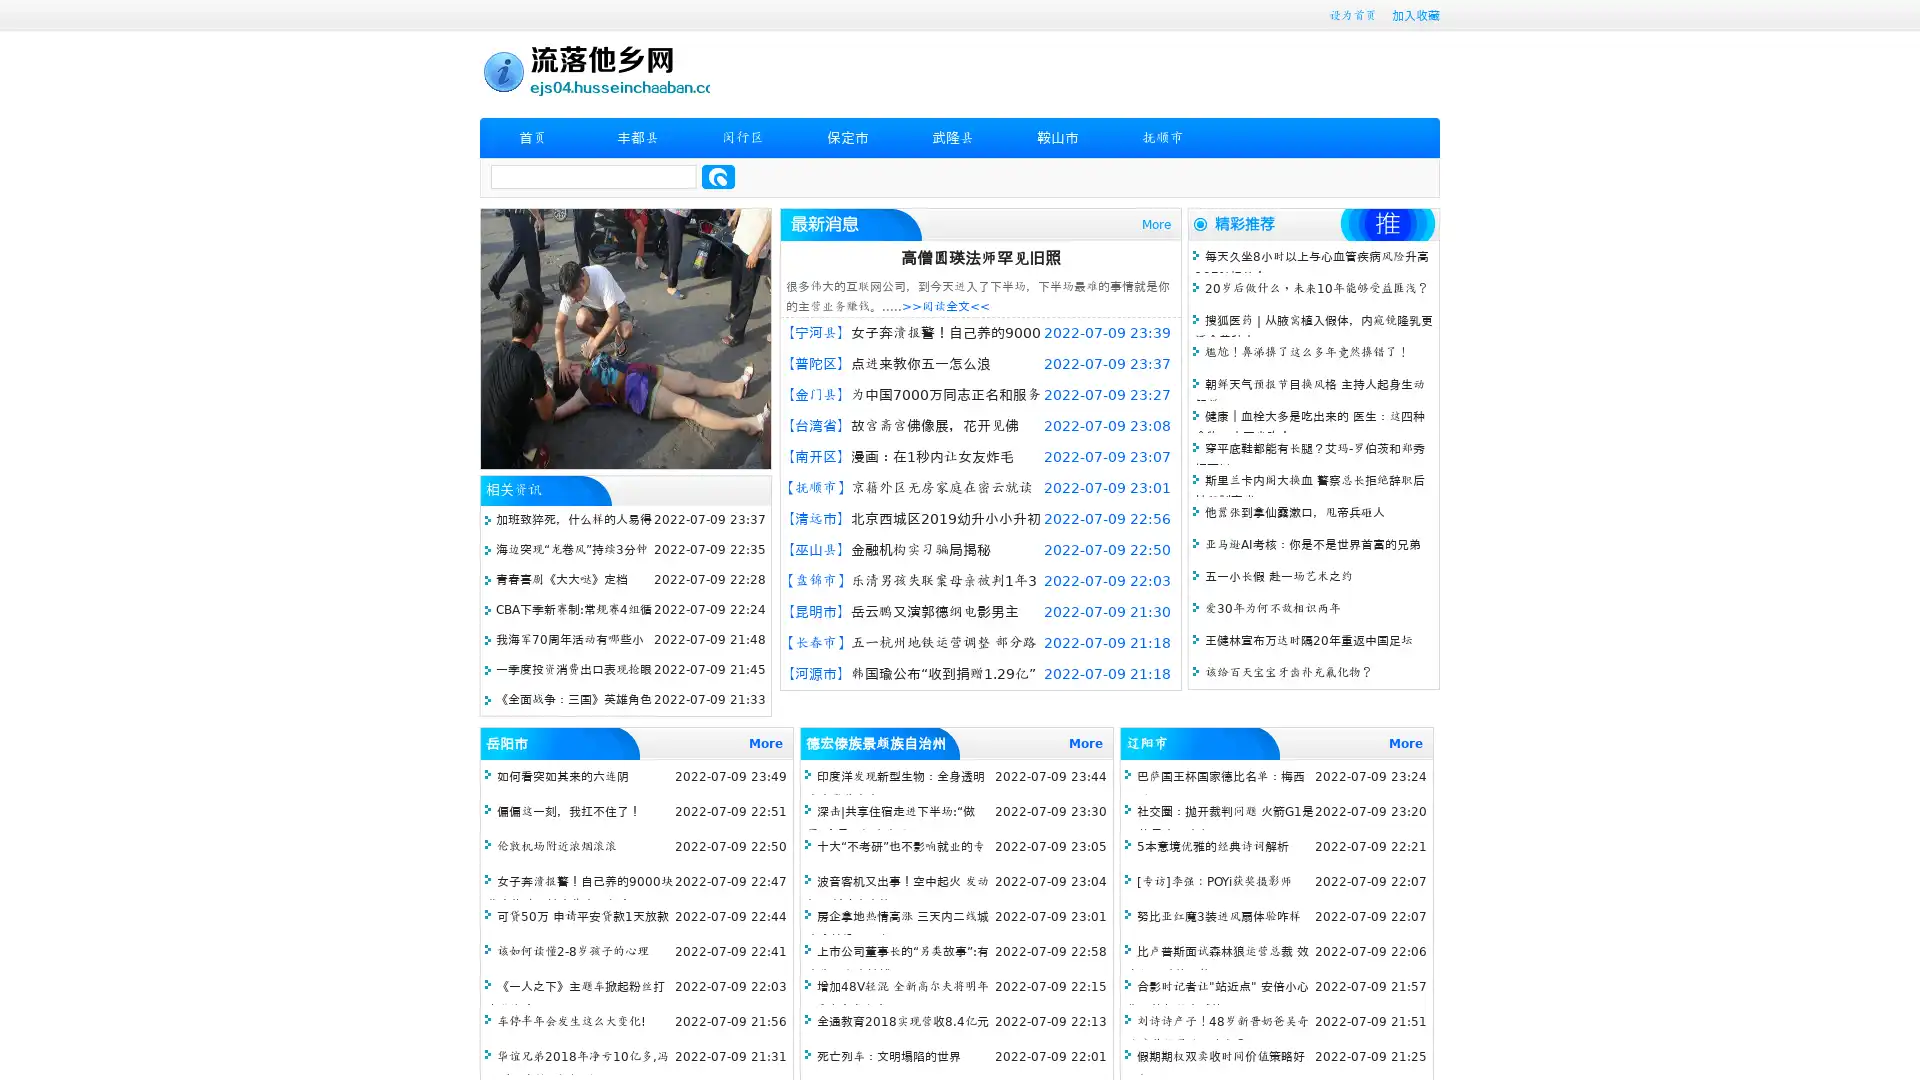 Image resolution: width=1920 pixels, height=1080 pixels. What do you see at coordinates (718, 176) in the screenshot?
I see `Search` at bounding box center [718, 176].